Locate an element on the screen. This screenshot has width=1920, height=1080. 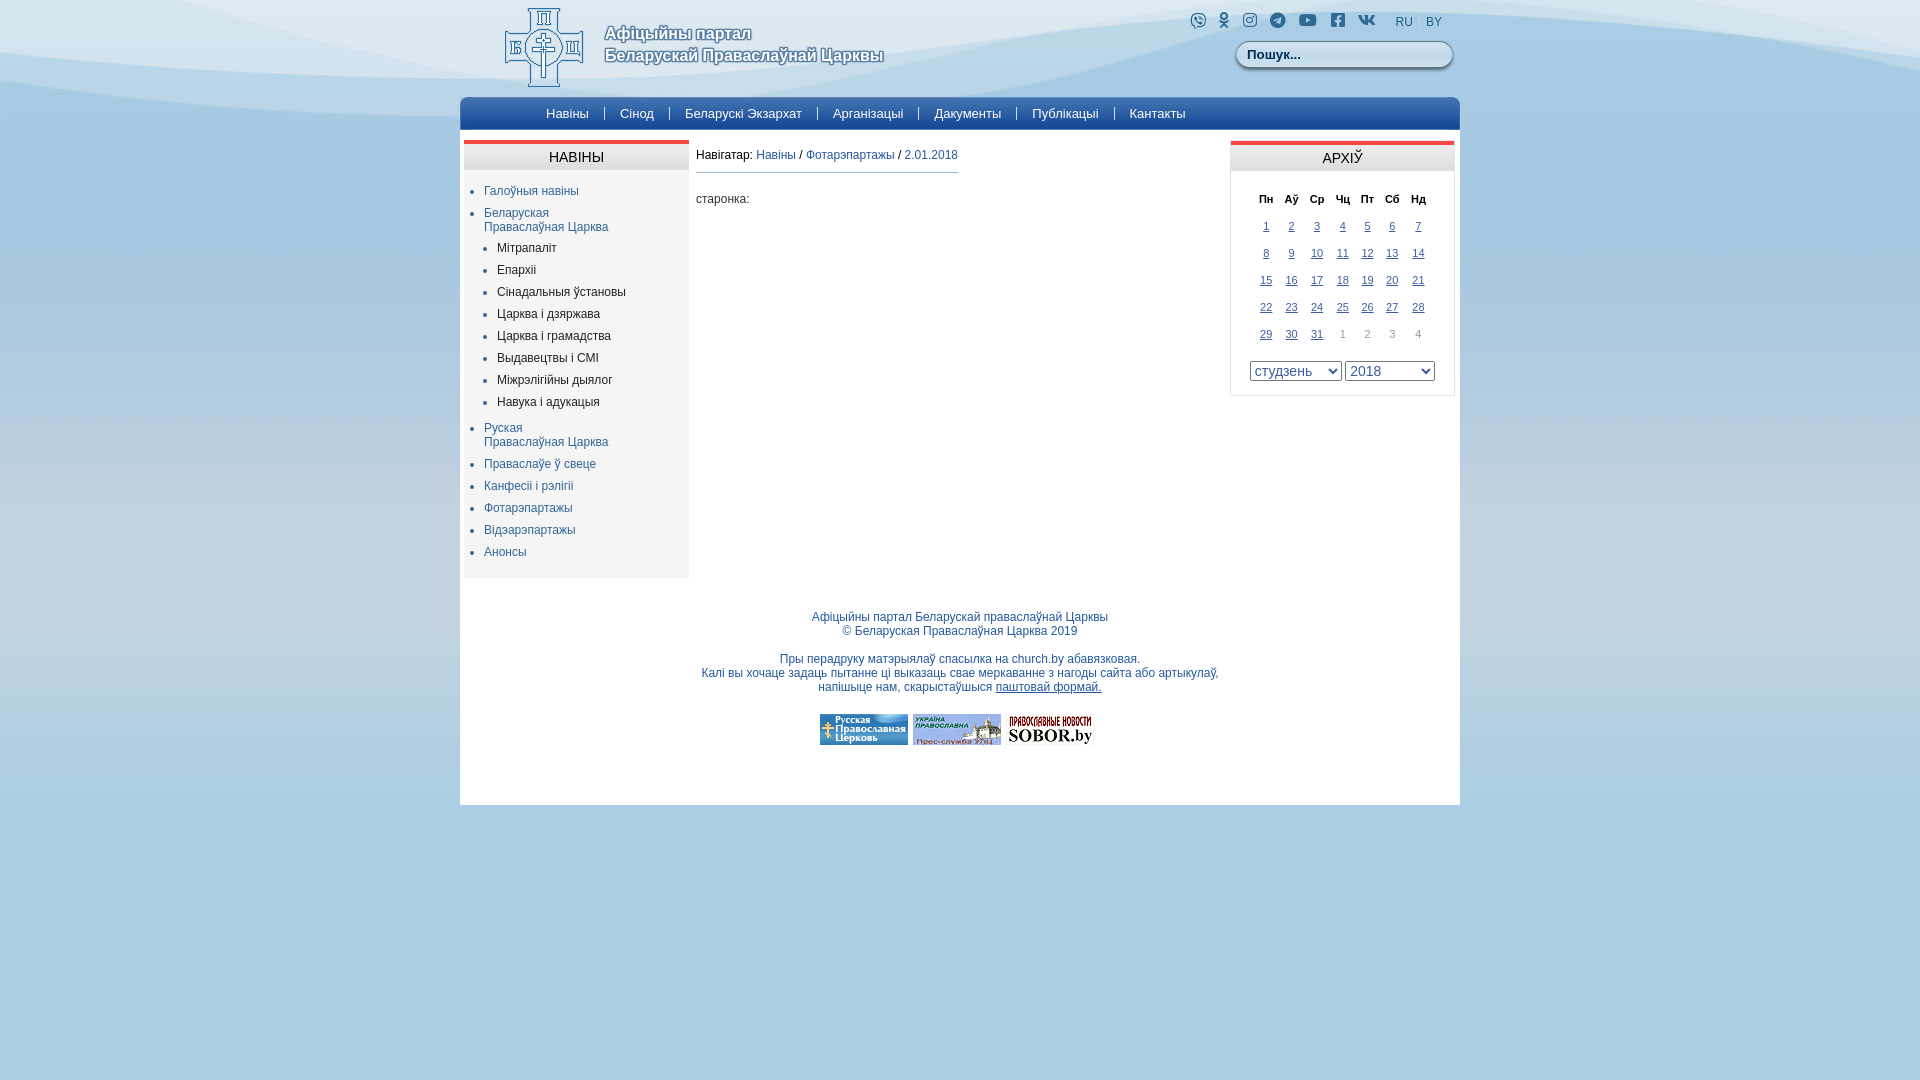
'29' is located at coordinates (1265, 333).